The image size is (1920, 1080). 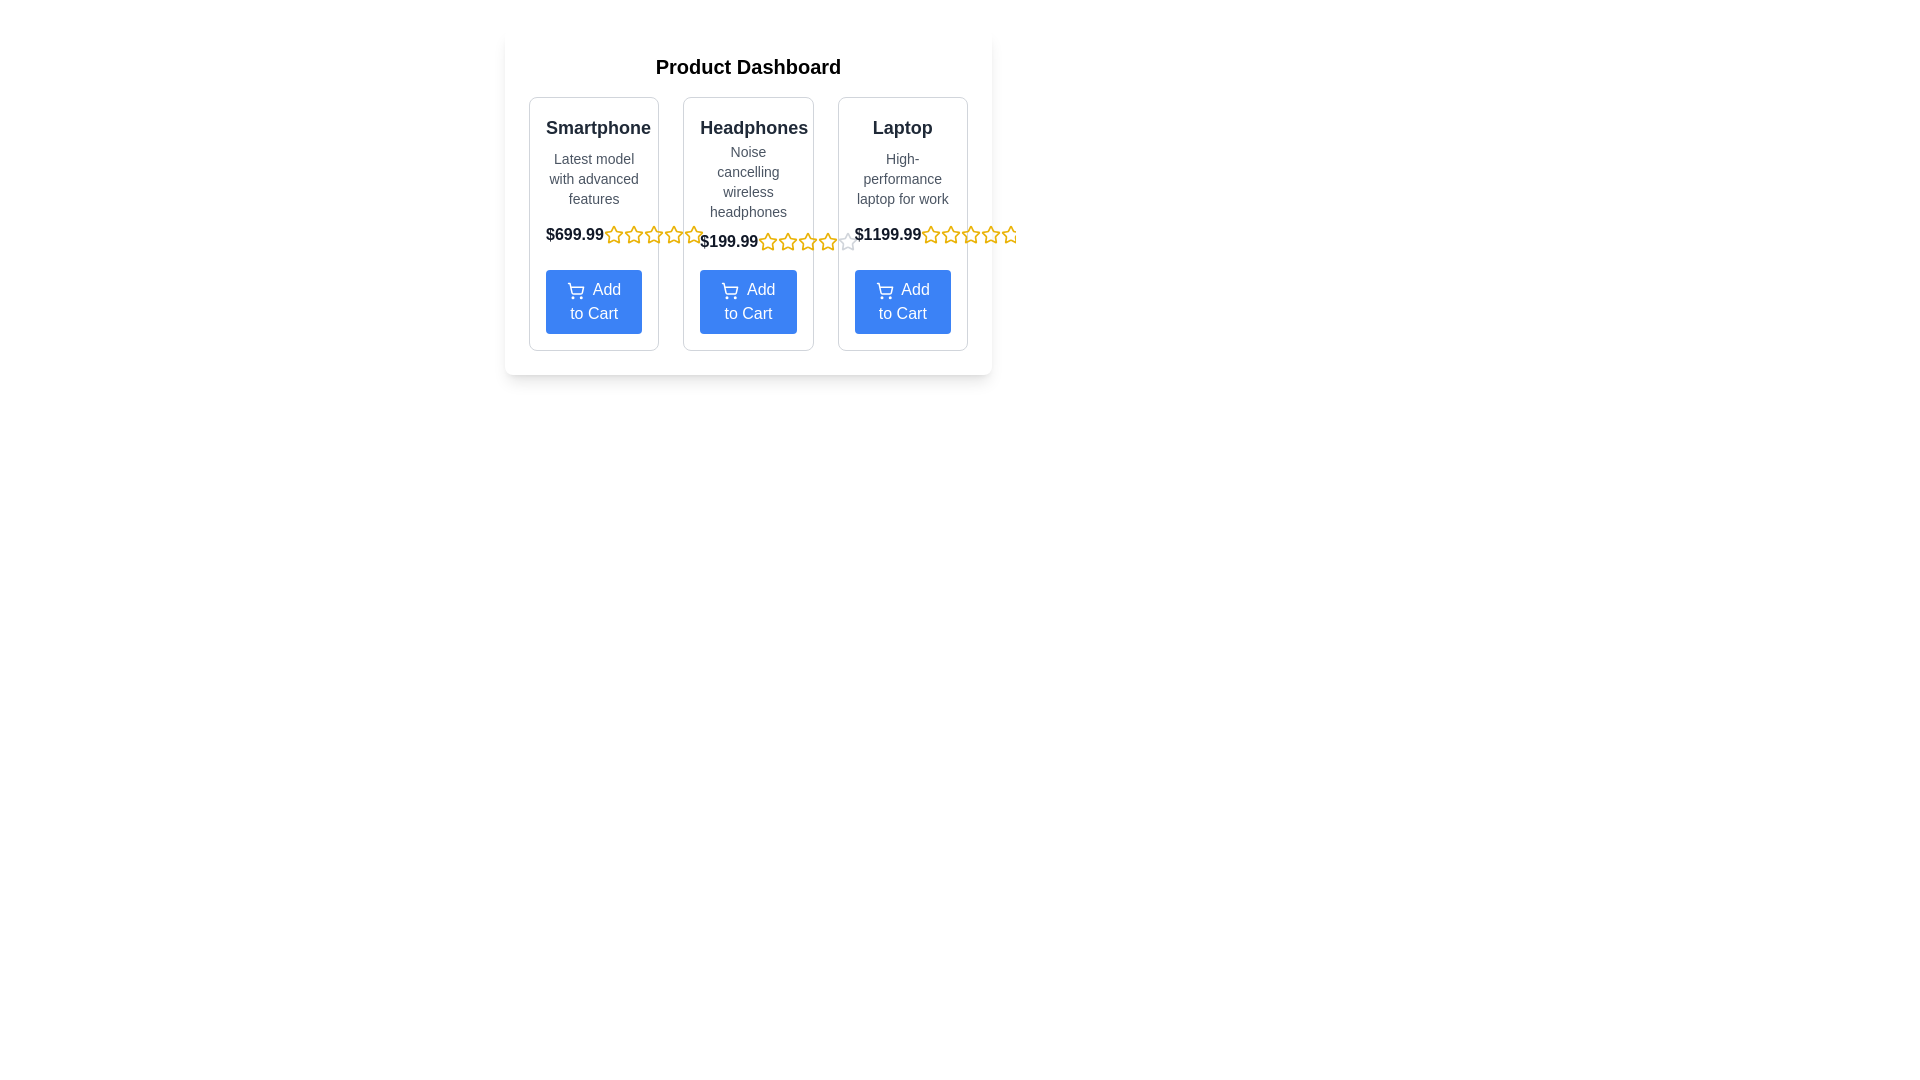 I want to click on the price text label under the 'Headphones' column, which is located just above the star ratings and 'Add to Cart' button, so click(x=728, y=241).